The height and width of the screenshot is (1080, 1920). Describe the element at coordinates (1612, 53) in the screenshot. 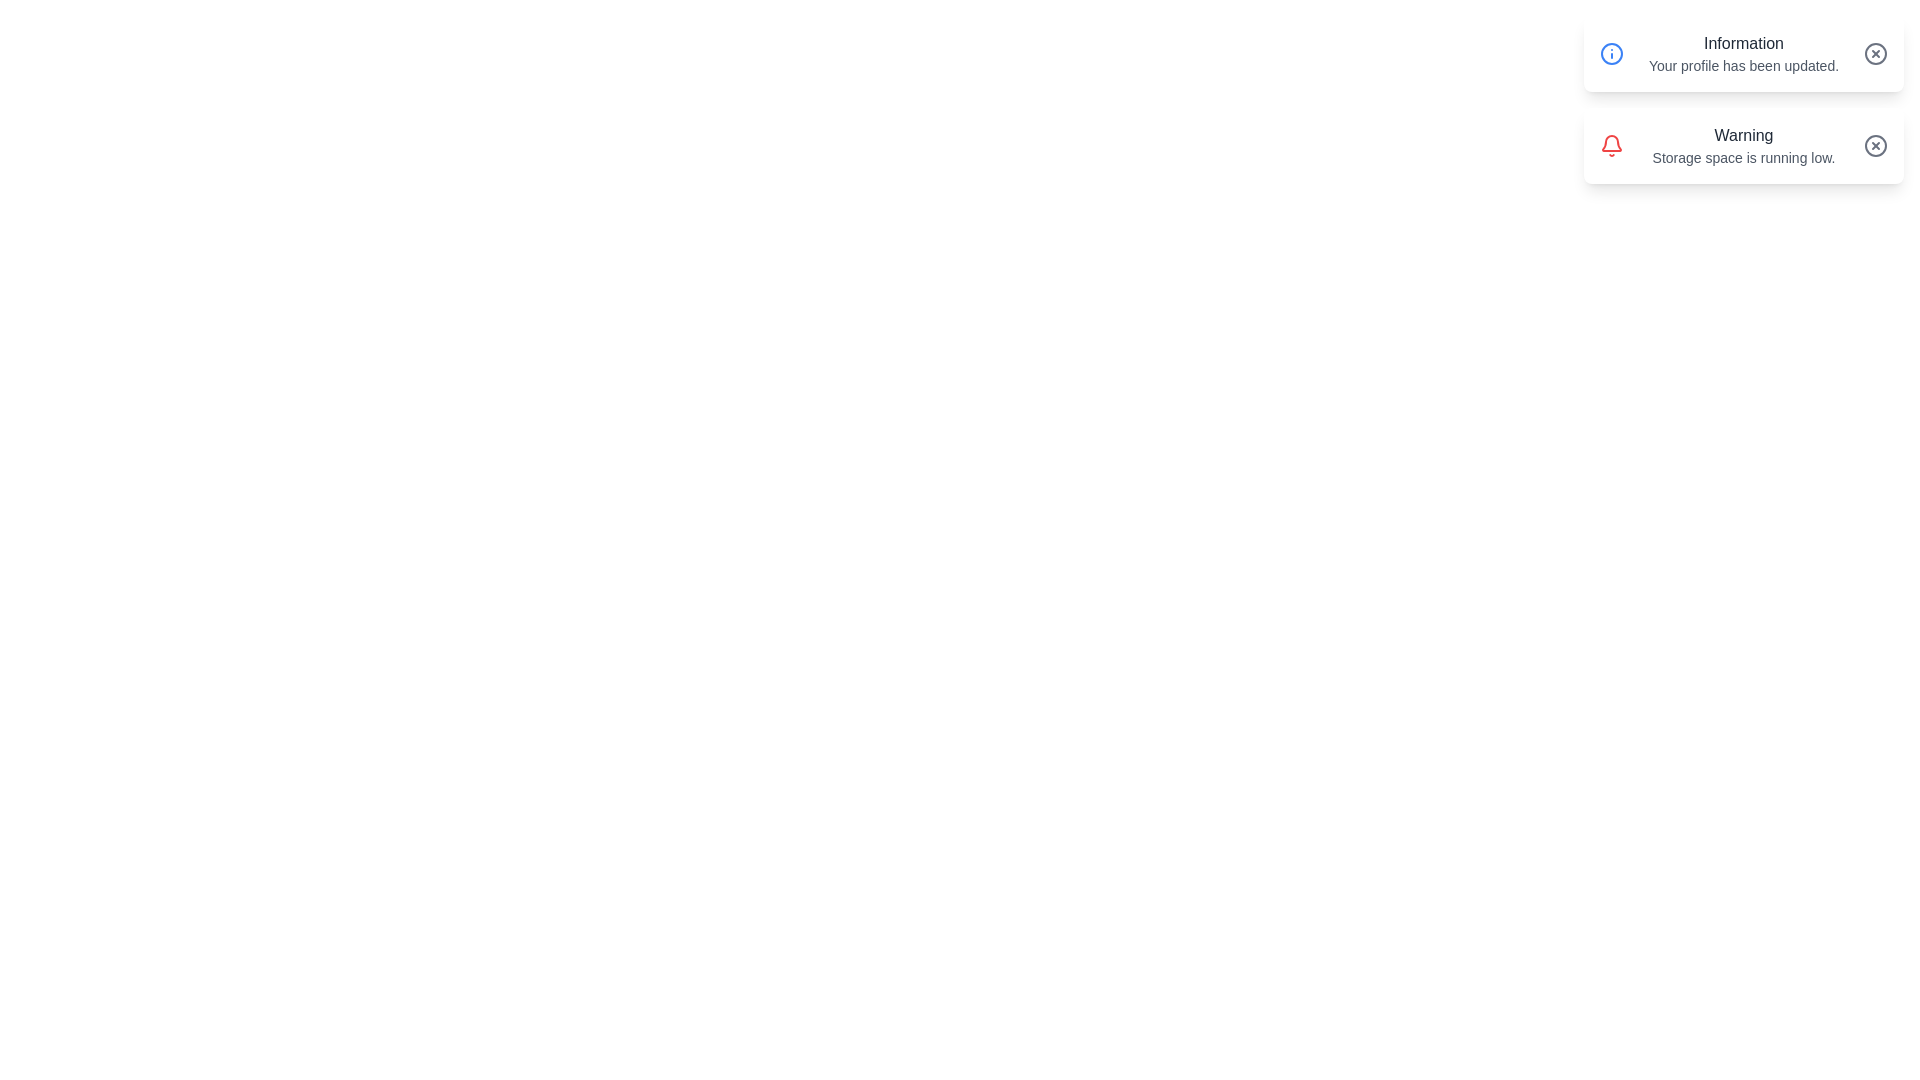

I see `the blue circular outline SVG Circle located in the top-right section of the interface, specifically the leftmost element of the upper notification entry labeled 'Information'` at that location.